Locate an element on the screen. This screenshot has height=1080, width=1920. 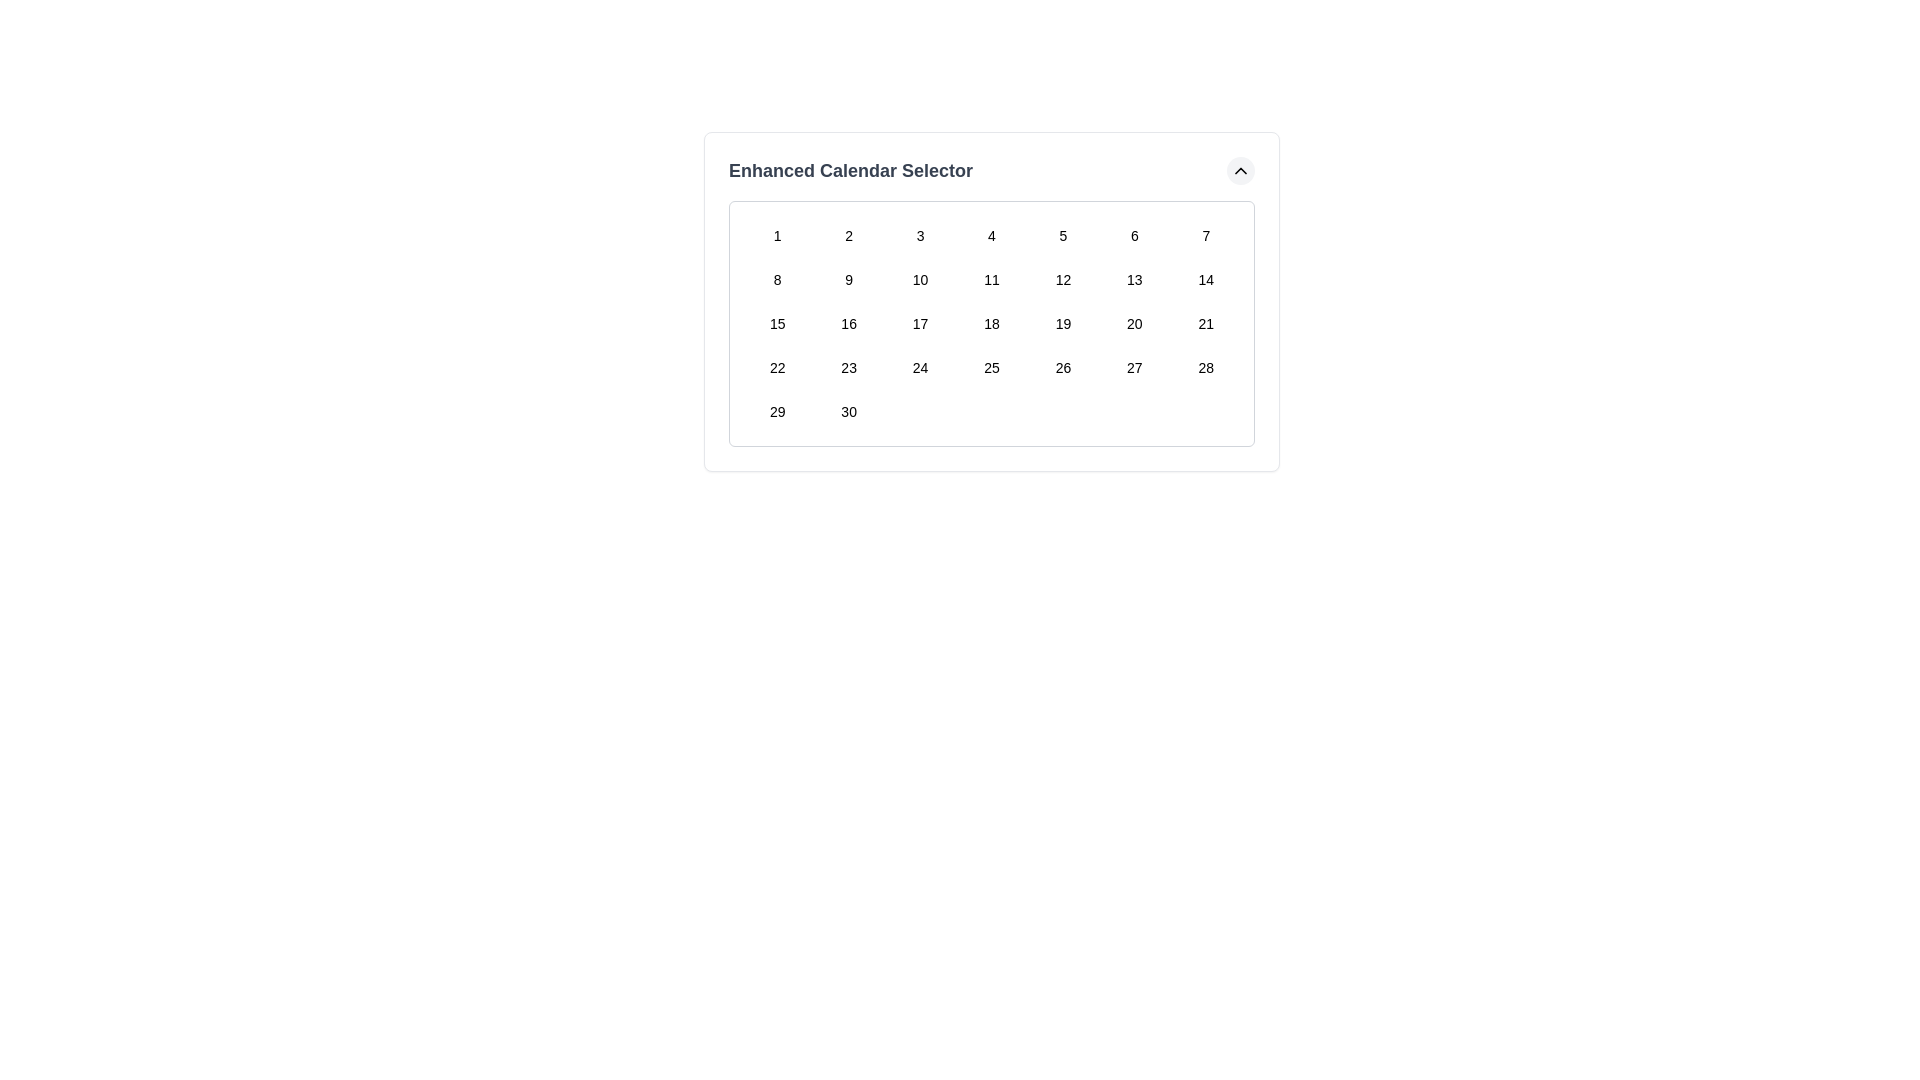
the small square button displaying the number '25' in the Enhanced Calendar Selector interface is located at coordinates (992, 367).